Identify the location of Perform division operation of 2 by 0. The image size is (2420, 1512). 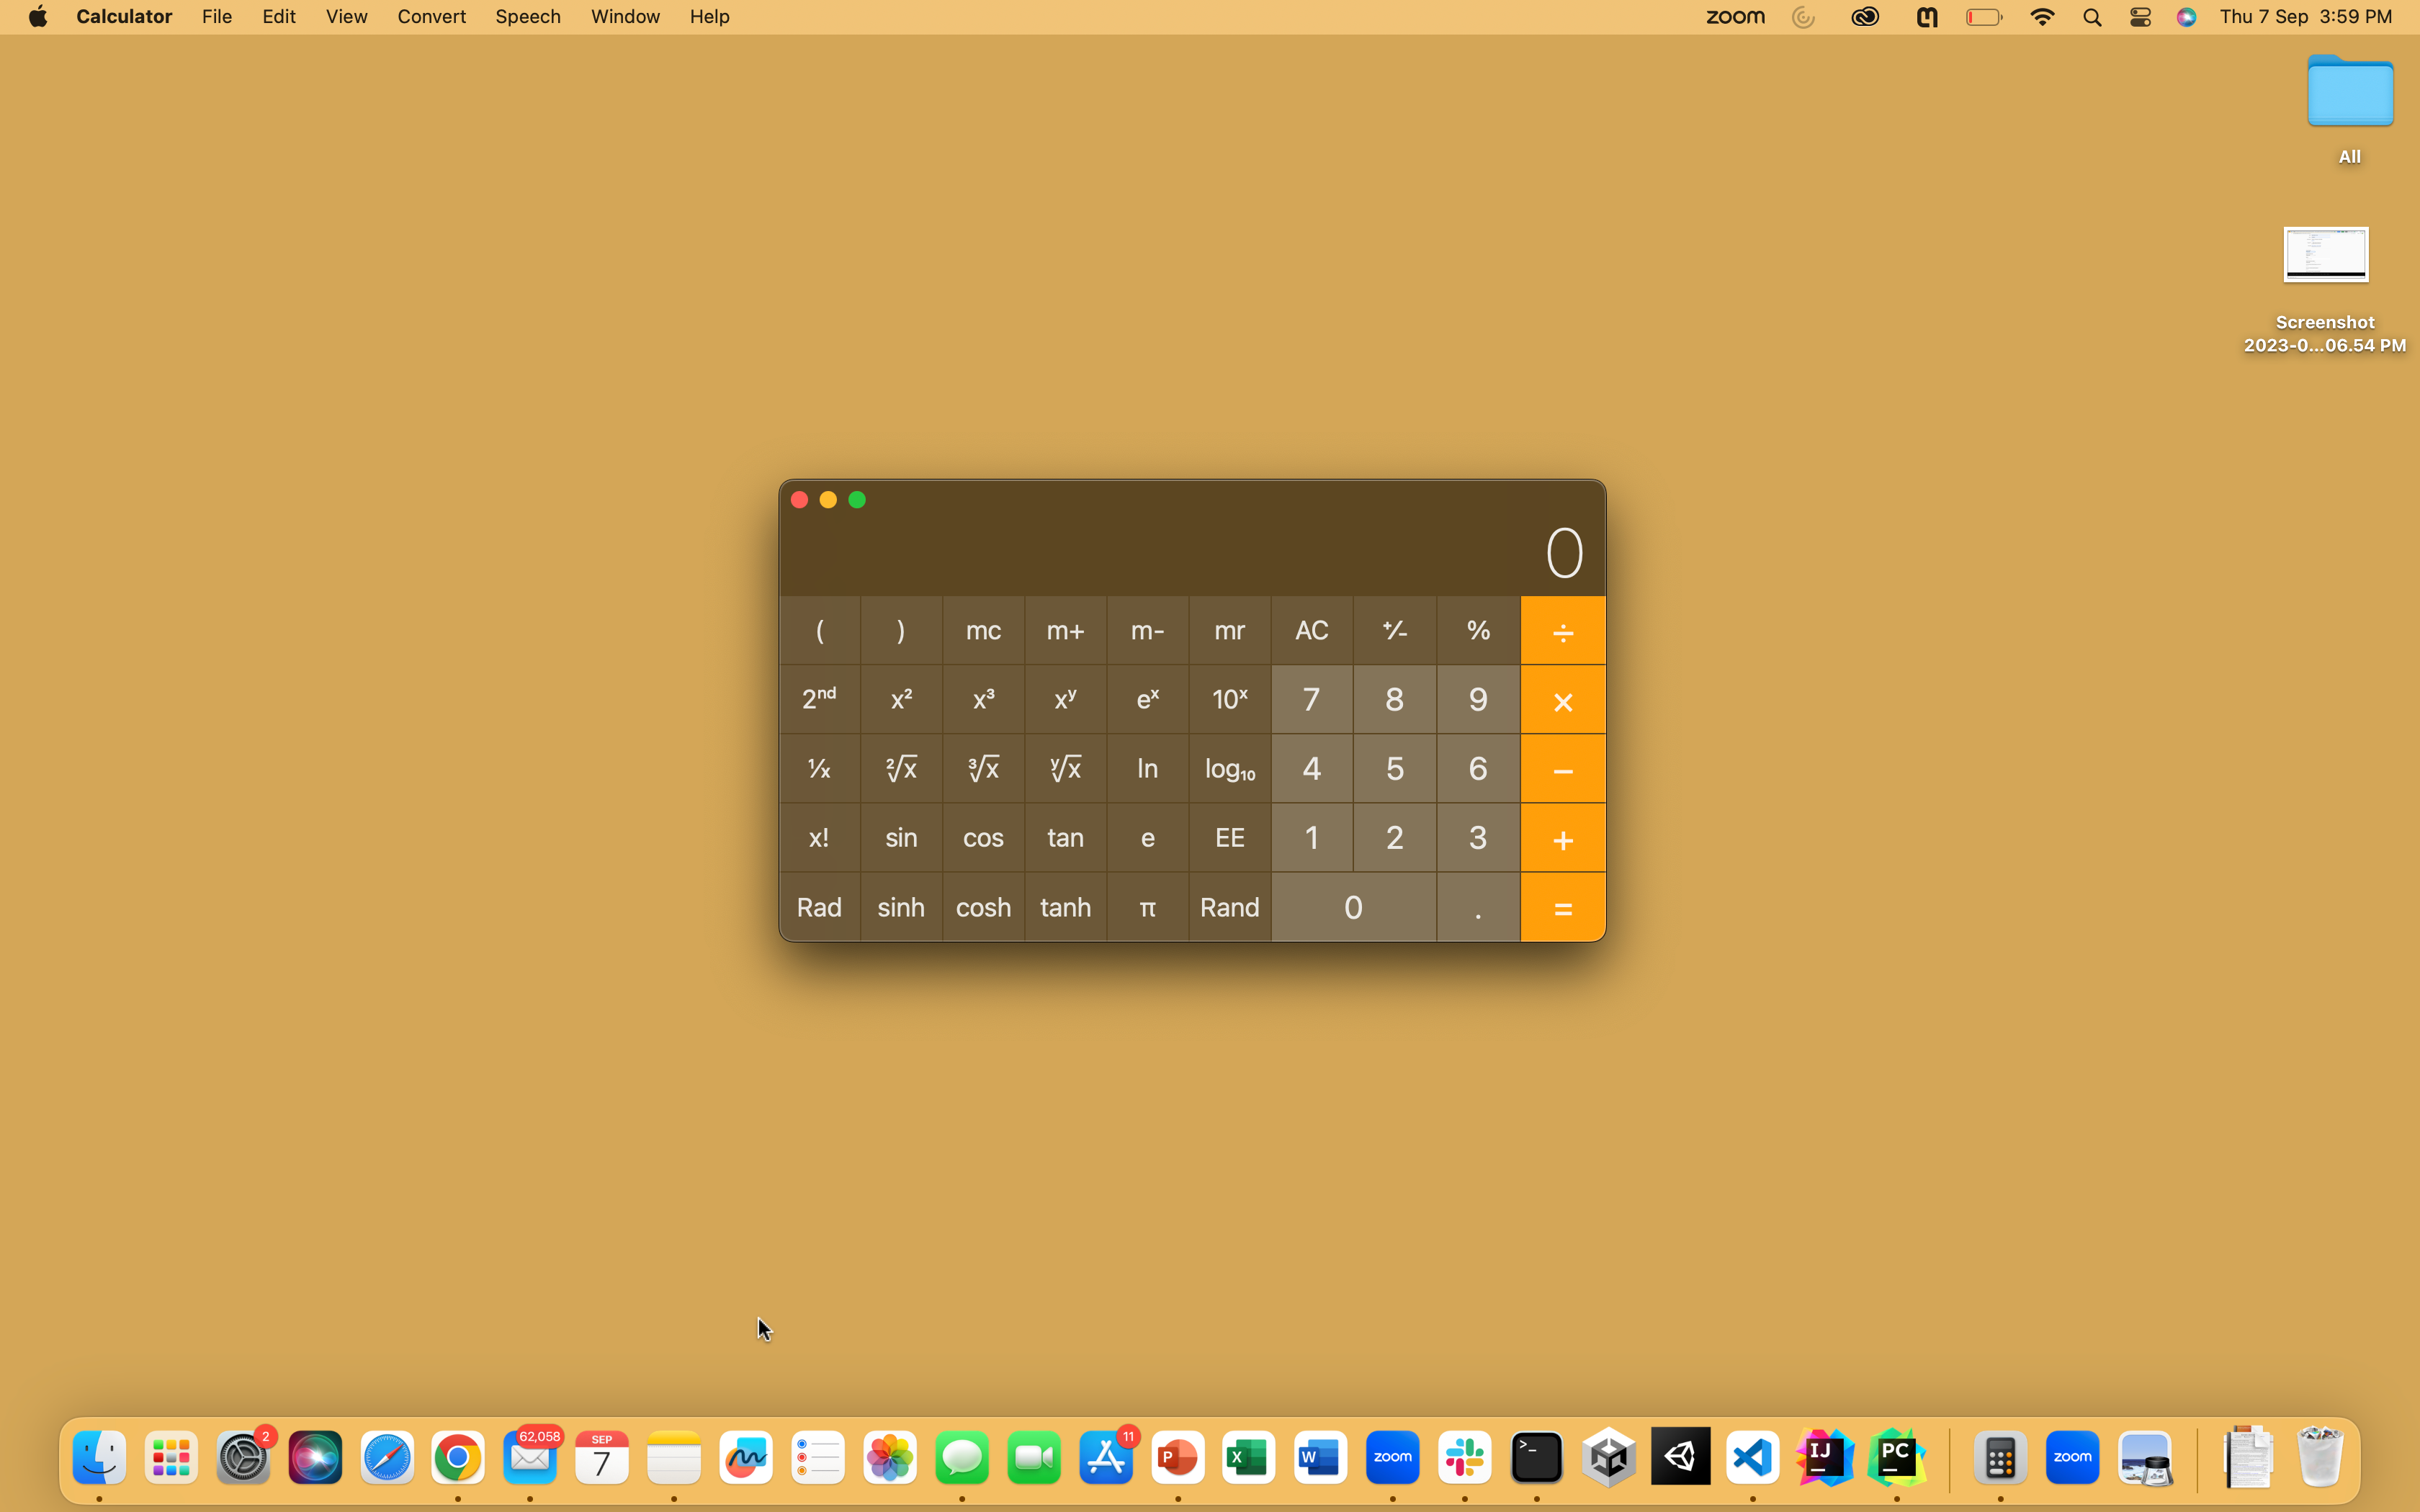
(1394, 834).